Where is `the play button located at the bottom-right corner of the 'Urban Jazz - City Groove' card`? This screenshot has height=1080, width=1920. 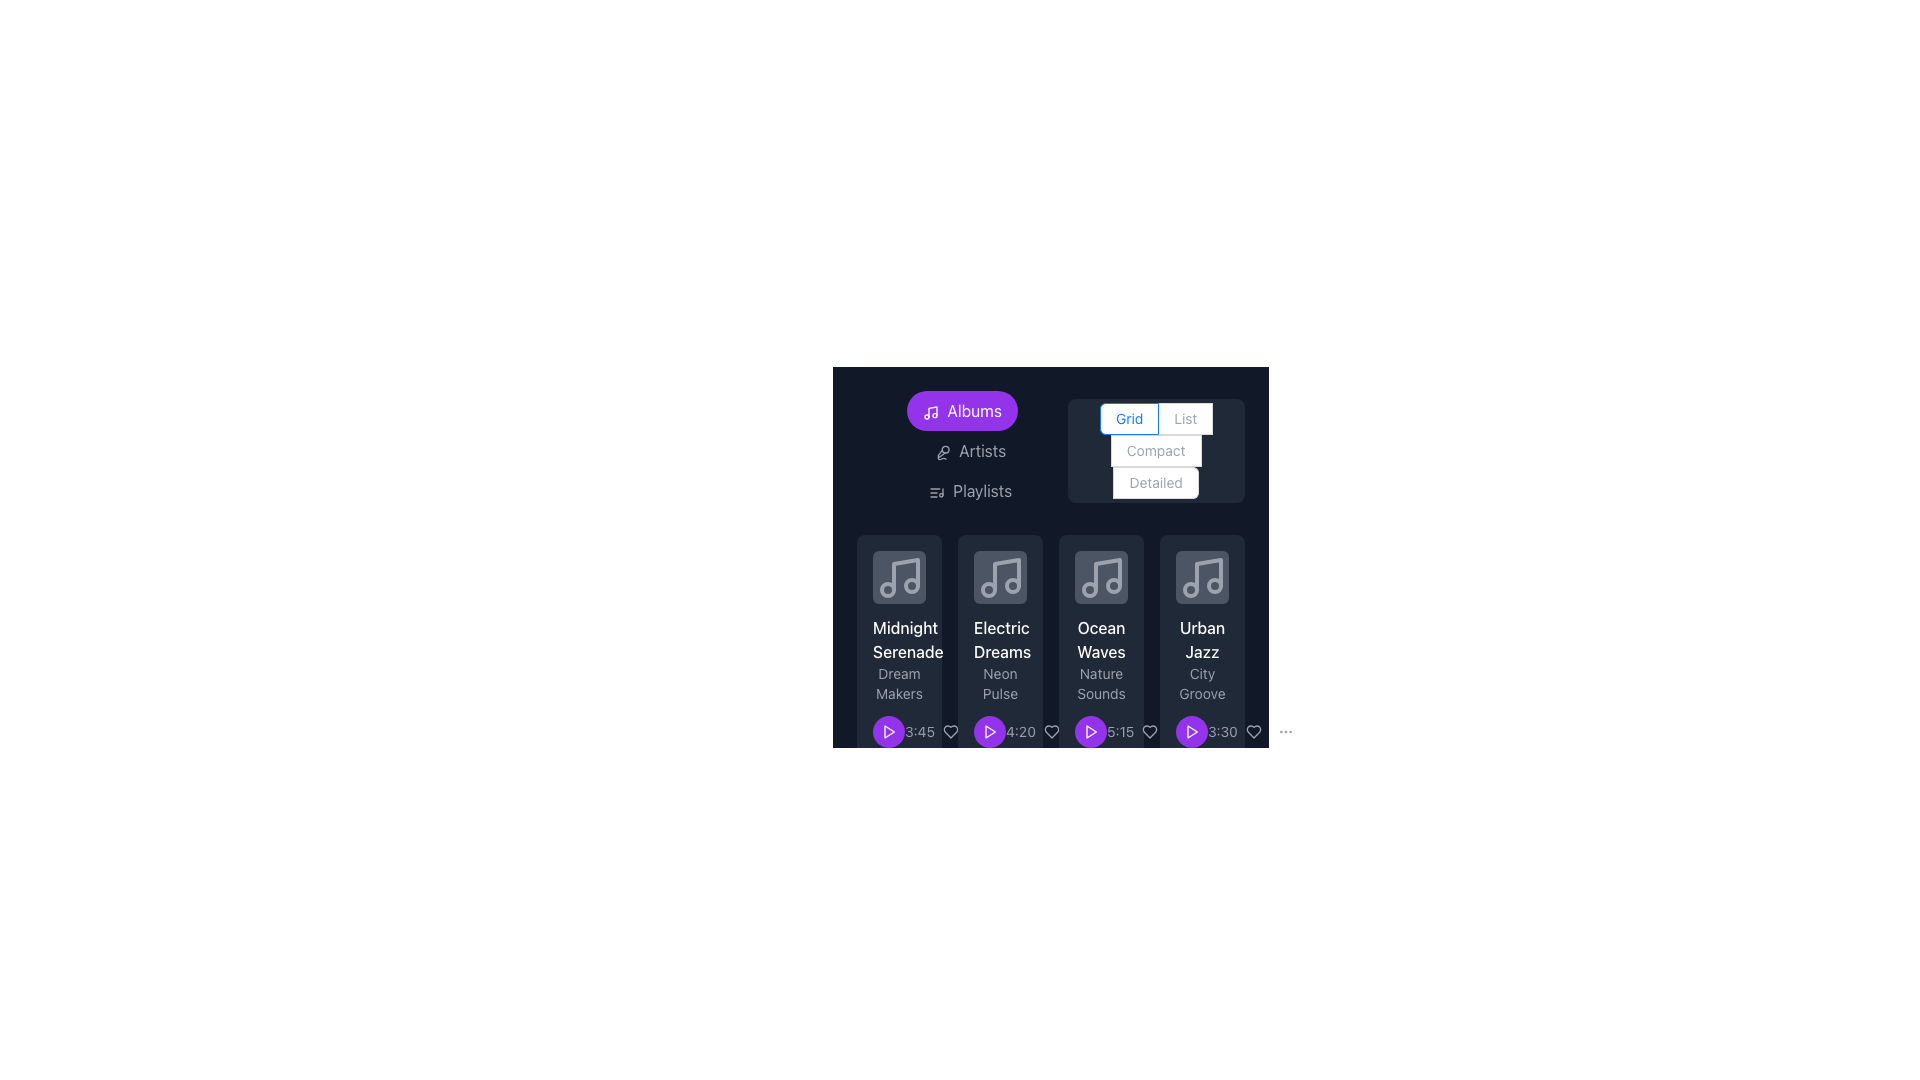 the play button located at the bottom-right corner of the 'Urban Jazz - City Groove' card is located at coordinates (1201, 732).